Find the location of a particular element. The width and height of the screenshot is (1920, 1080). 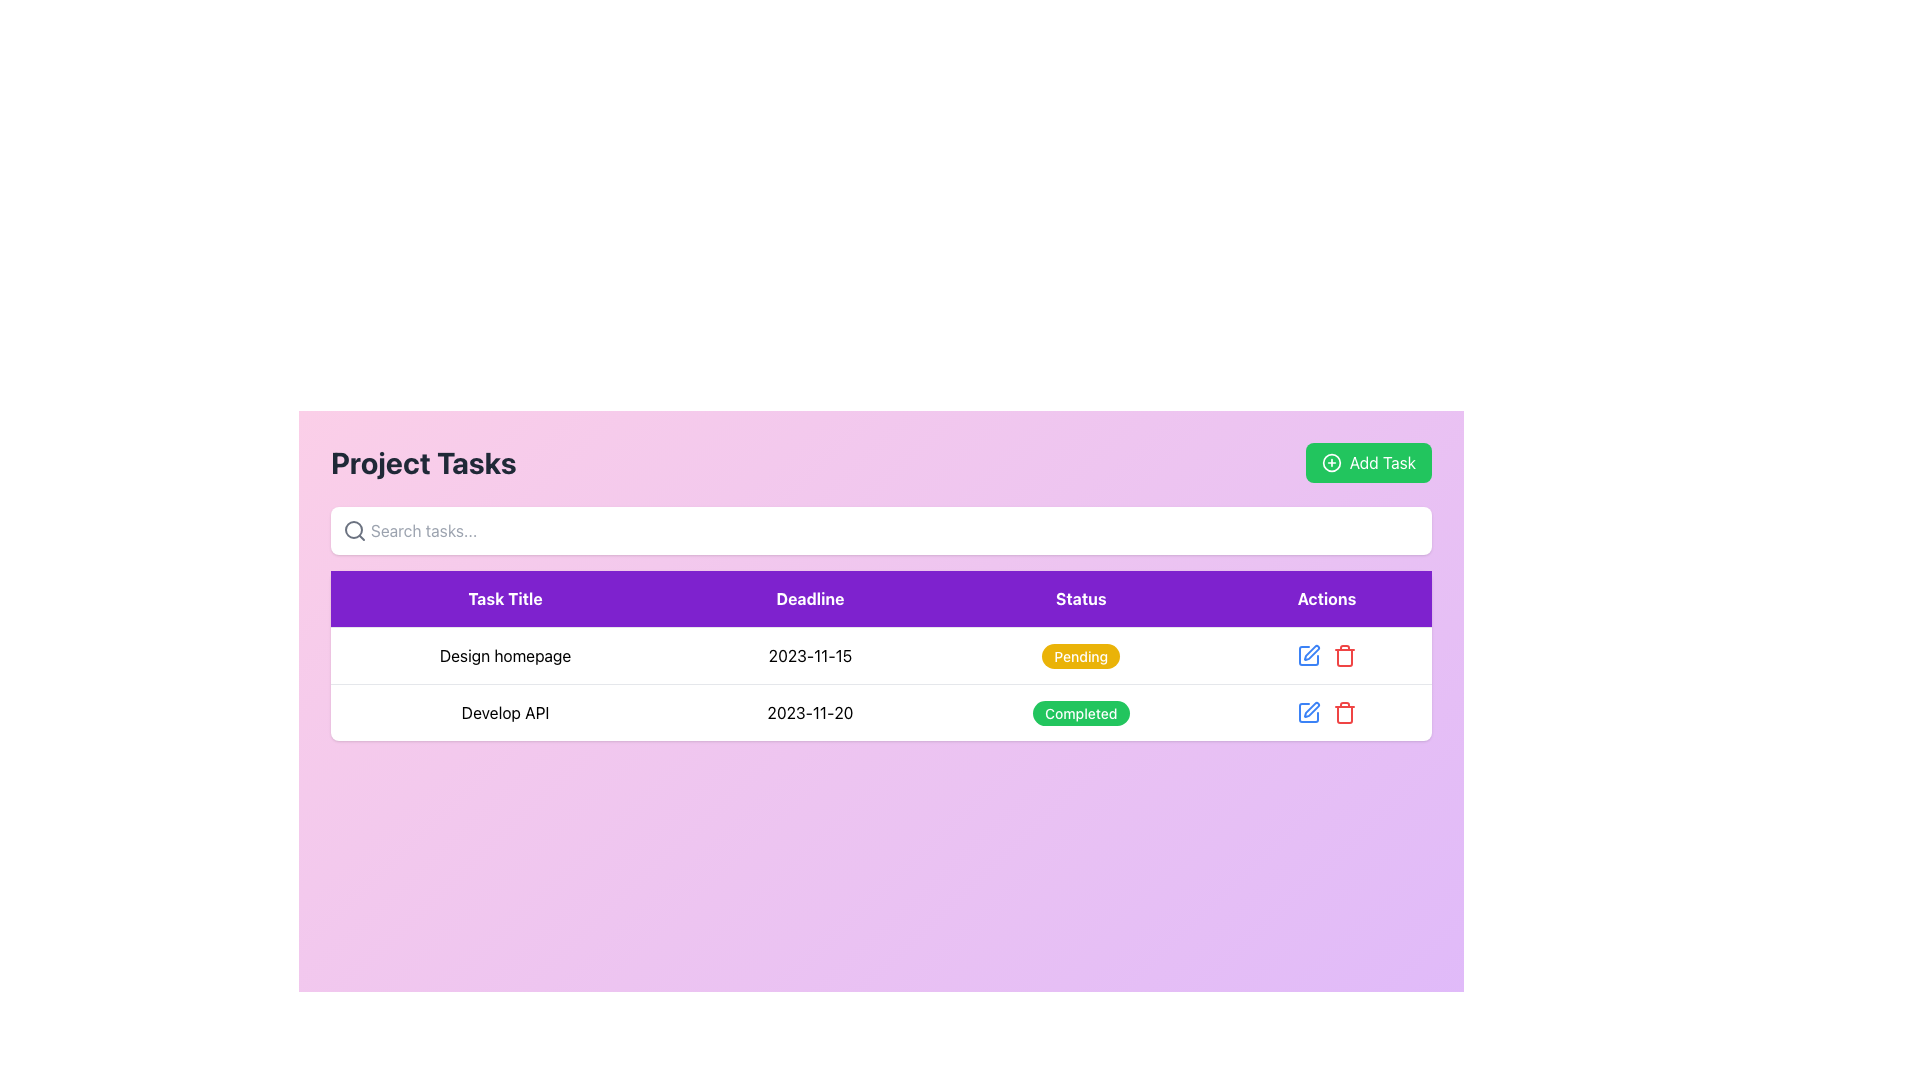

the 'Add Task' icon located in the upper-right corner of the interface to initiate the creation of a new task is located at coordinates (1331, 462).